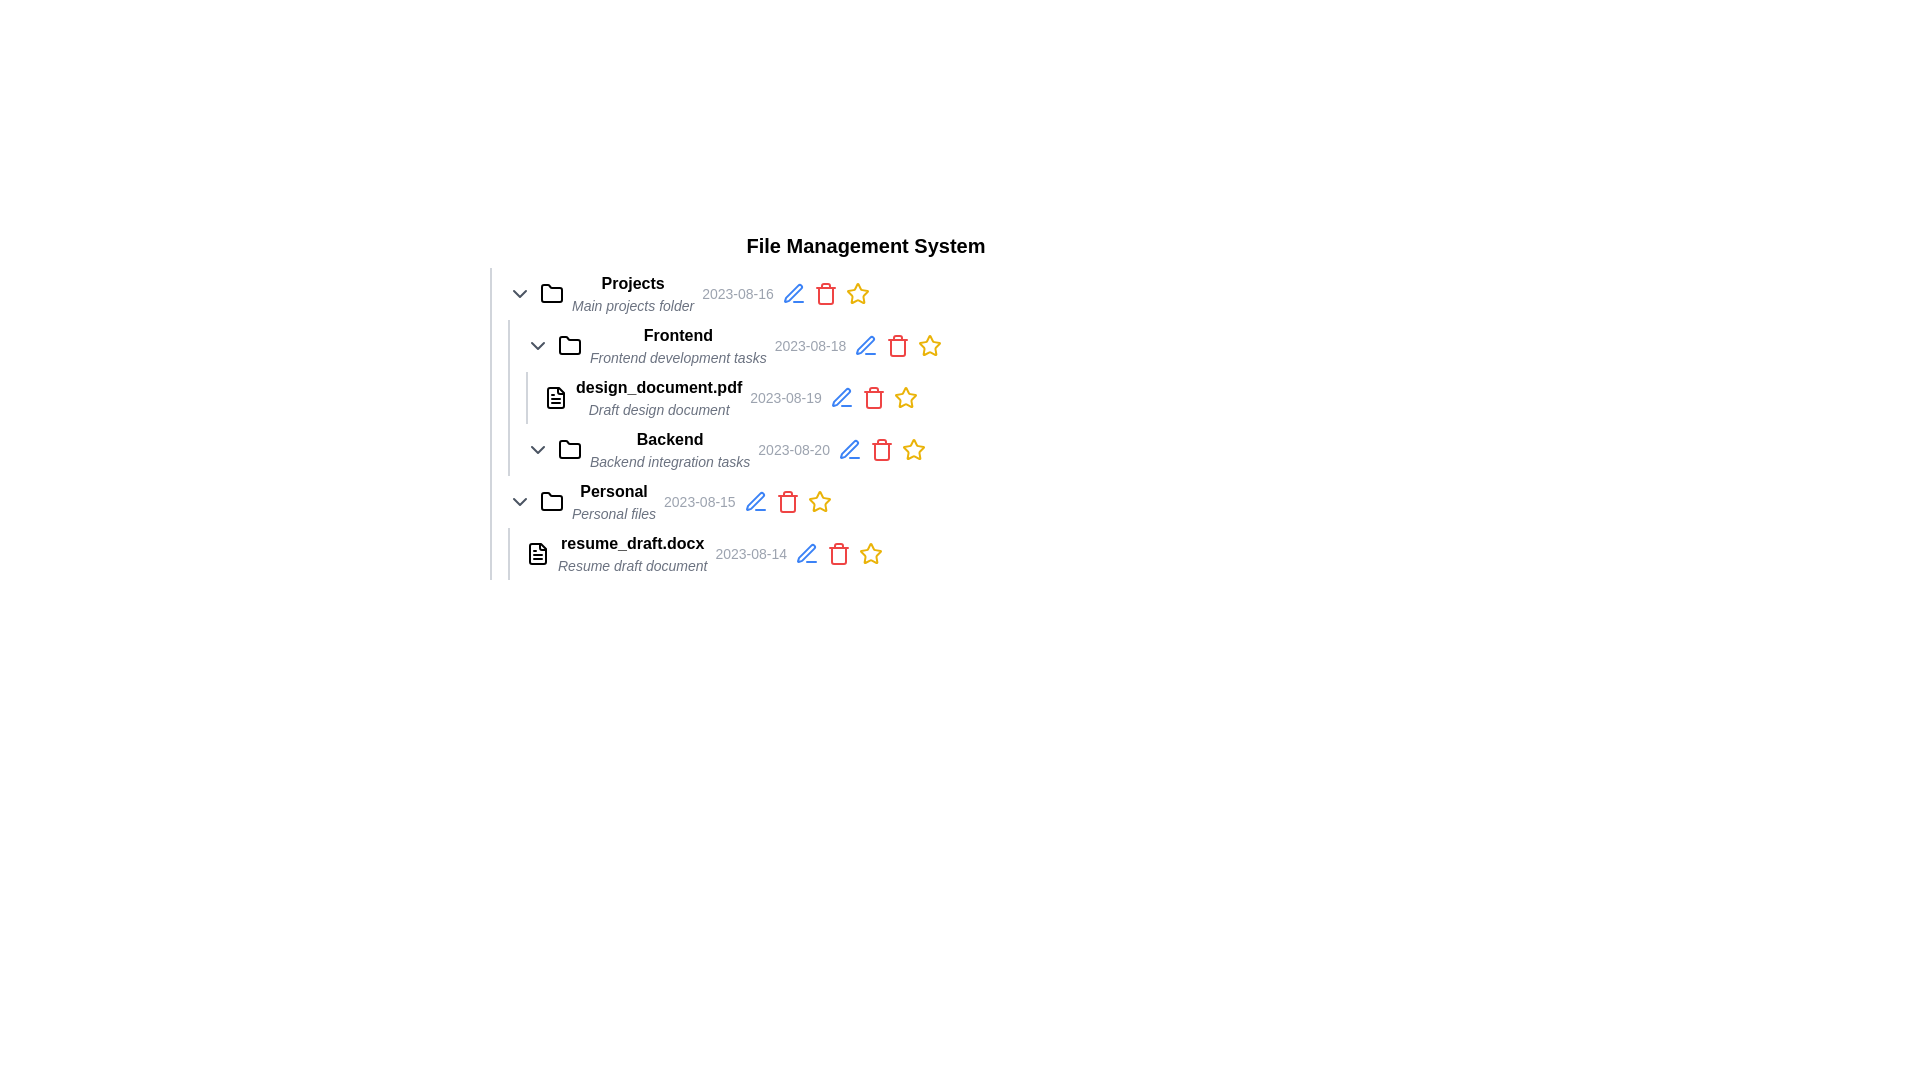 The image size is (1920, 1080). I want to click on the descriptive text label located beneath the 'Projects' header in the file management system interface, so click(632, 305).